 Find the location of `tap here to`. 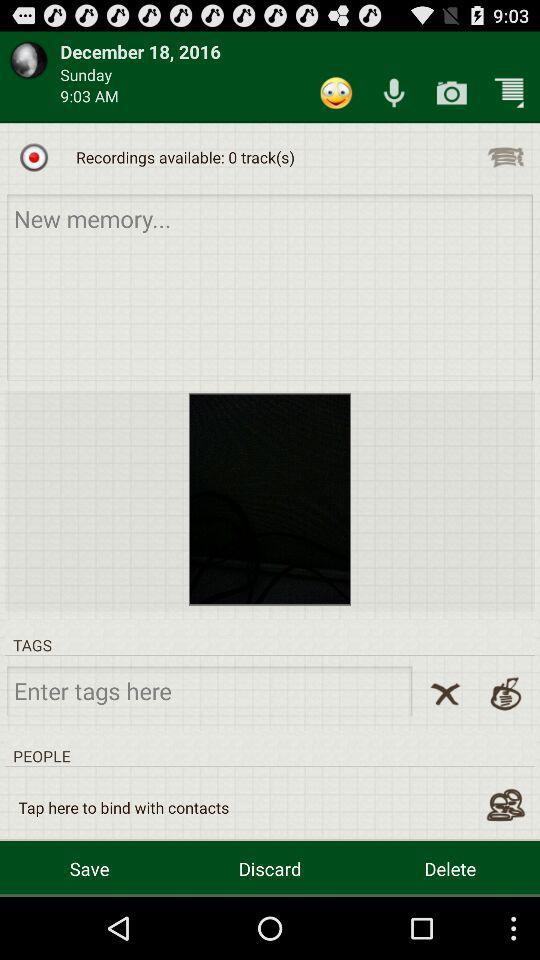

tap here to is located at coordinates (123, 807).